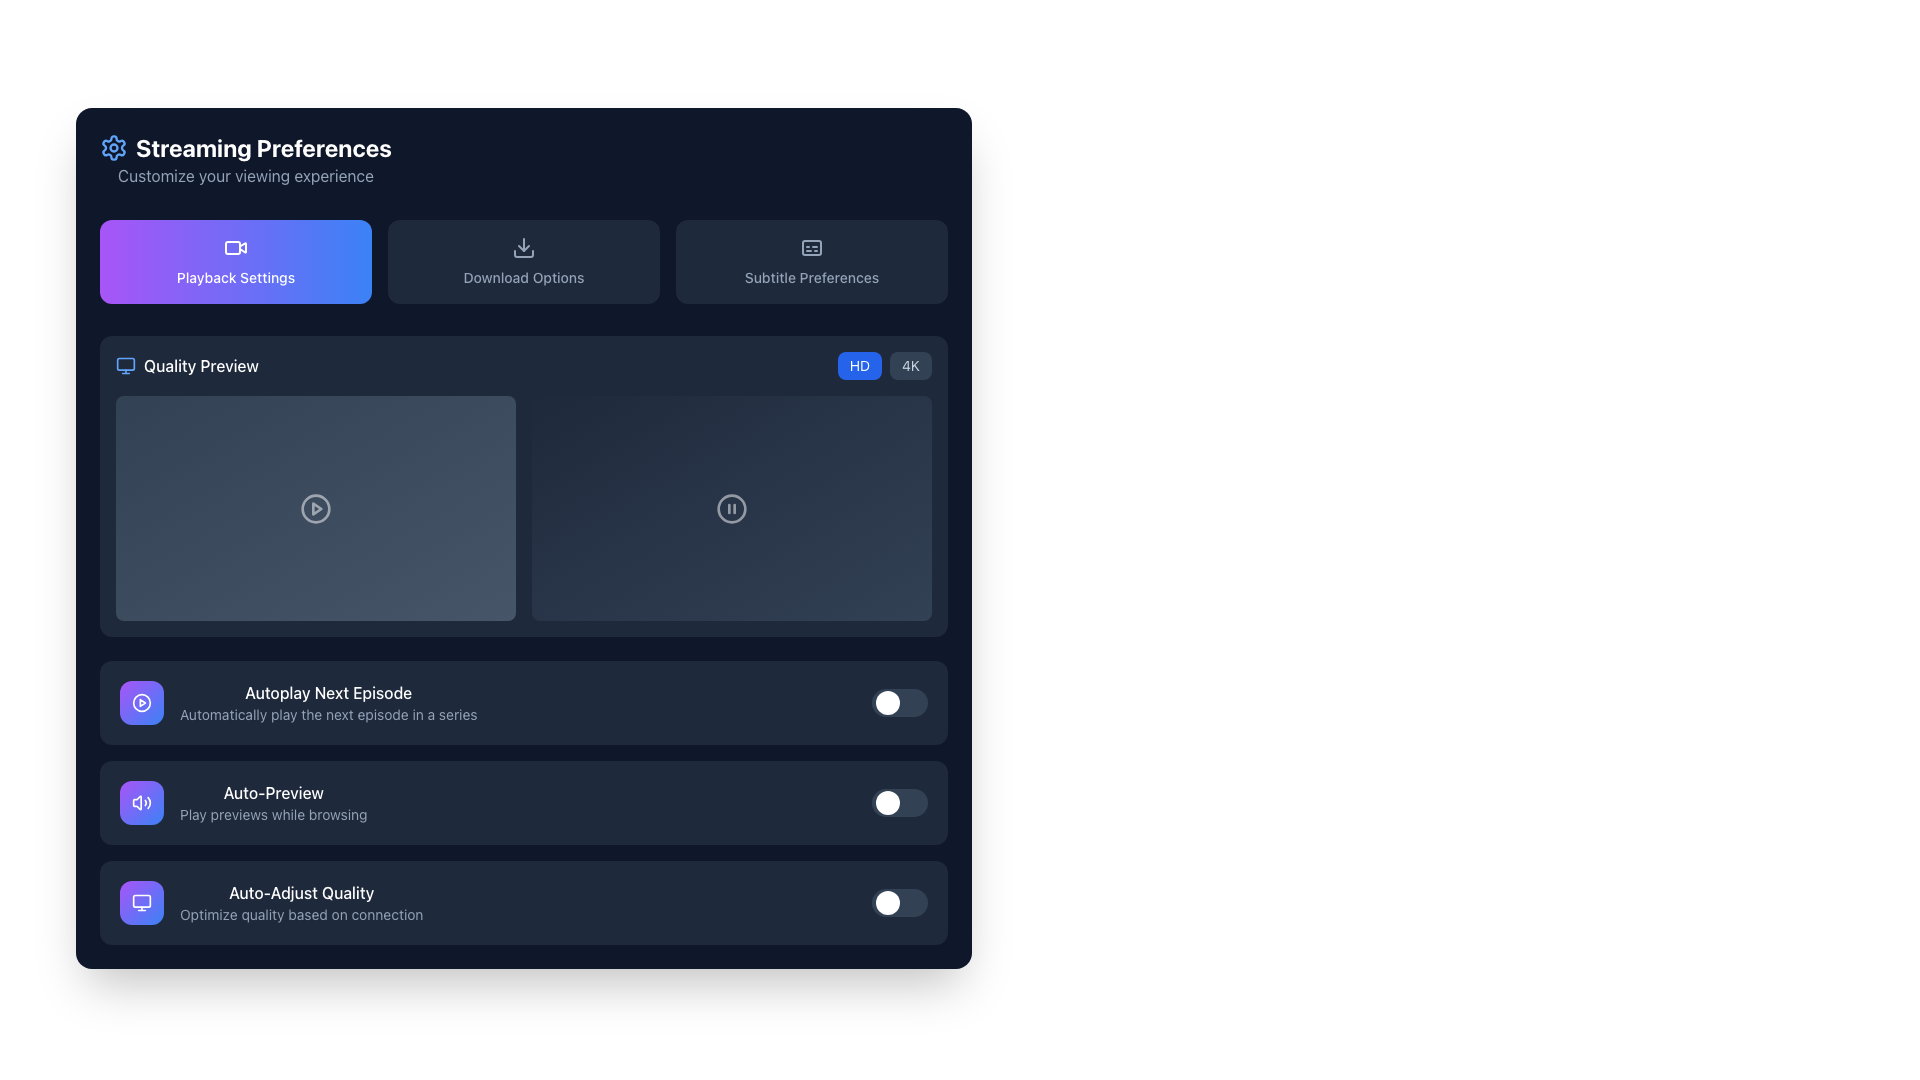  Describe the element at coordinates (523, 902) in the screenshot. I see `the toggle switch of the 'Auto-Adjust Quality' setting` at that location.